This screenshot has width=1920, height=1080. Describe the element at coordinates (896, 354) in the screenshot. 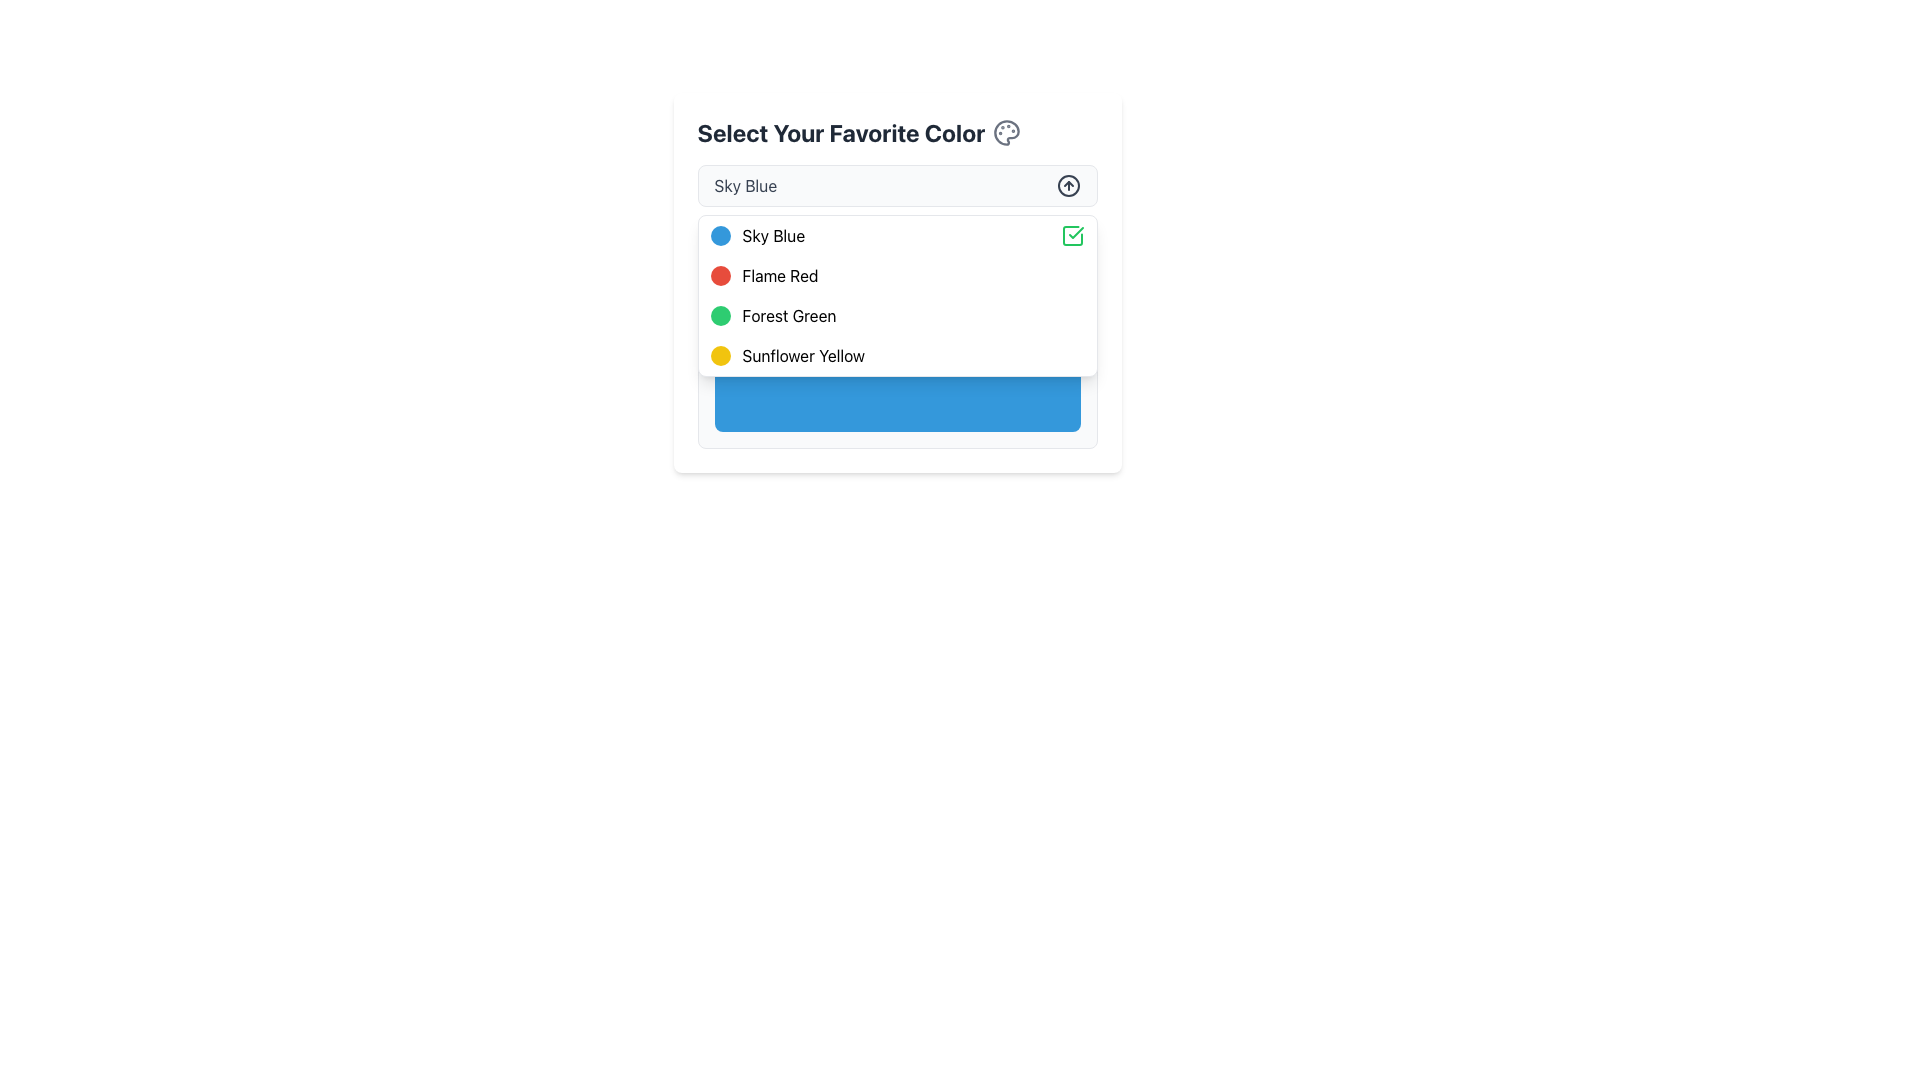

I see `the 'Sunflower Yellow' color option in the dropdown menu, which is the fourth item under 'Select Your Favorite Color'` at that location.